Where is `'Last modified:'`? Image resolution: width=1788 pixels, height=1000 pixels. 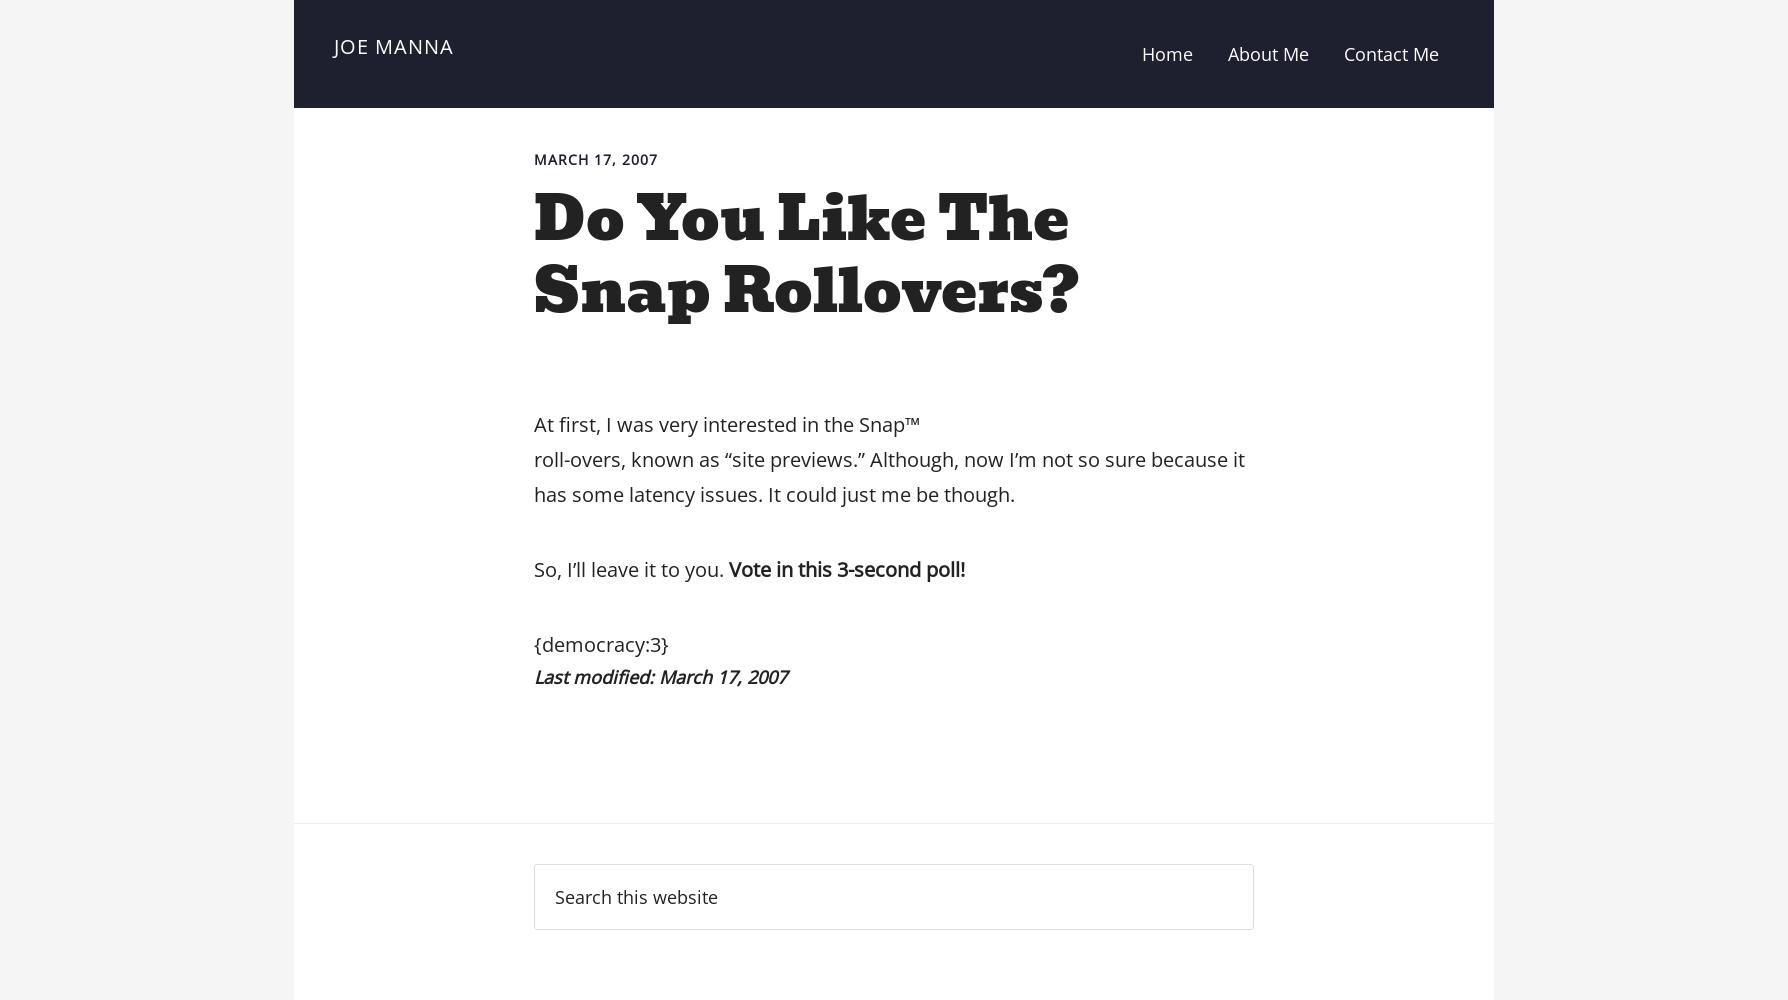
'Last modified:' is located at coordinates (596, 676).